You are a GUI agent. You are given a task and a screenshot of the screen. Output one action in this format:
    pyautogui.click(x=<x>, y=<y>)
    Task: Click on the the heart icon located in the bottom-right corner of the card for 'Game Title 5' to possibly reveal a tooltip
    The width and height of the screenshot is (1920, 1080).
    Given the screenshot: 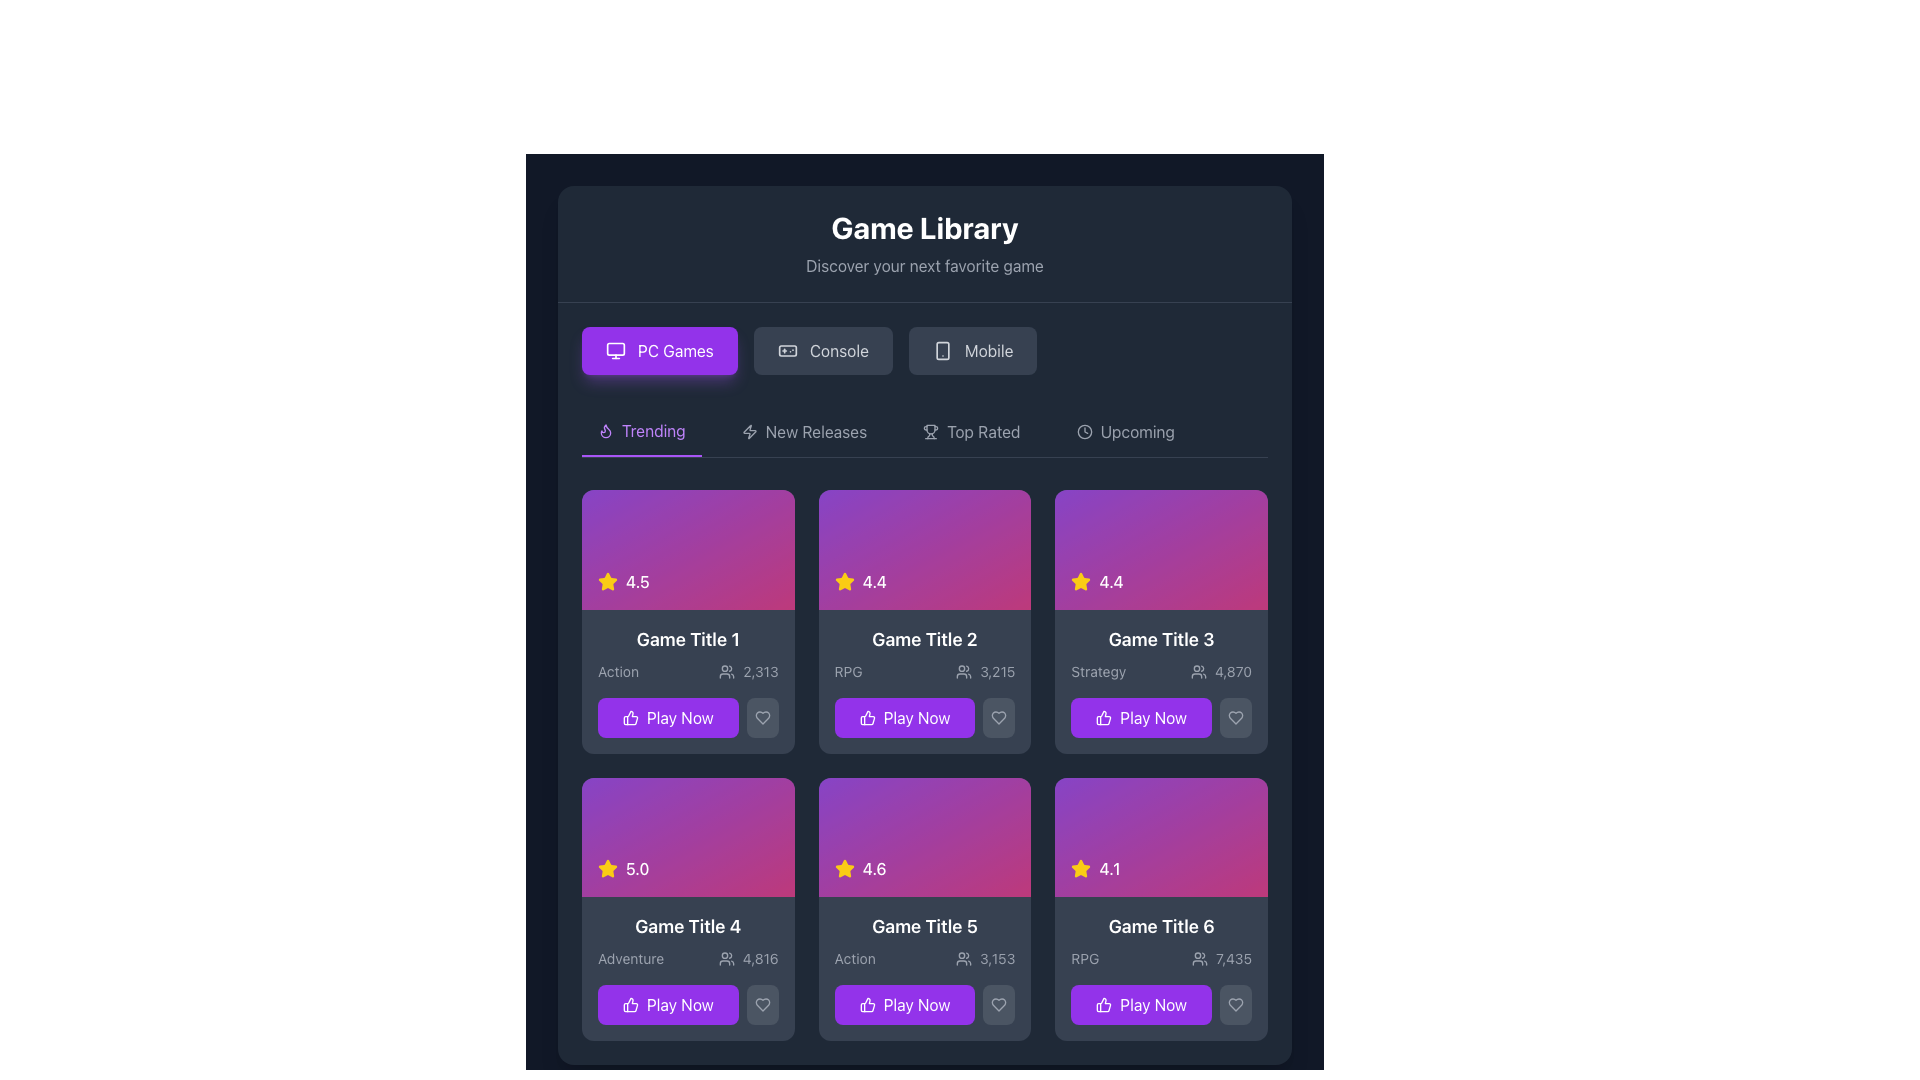 What is the action you would take?
    pyautogui.click(x=999, y=1005)
    